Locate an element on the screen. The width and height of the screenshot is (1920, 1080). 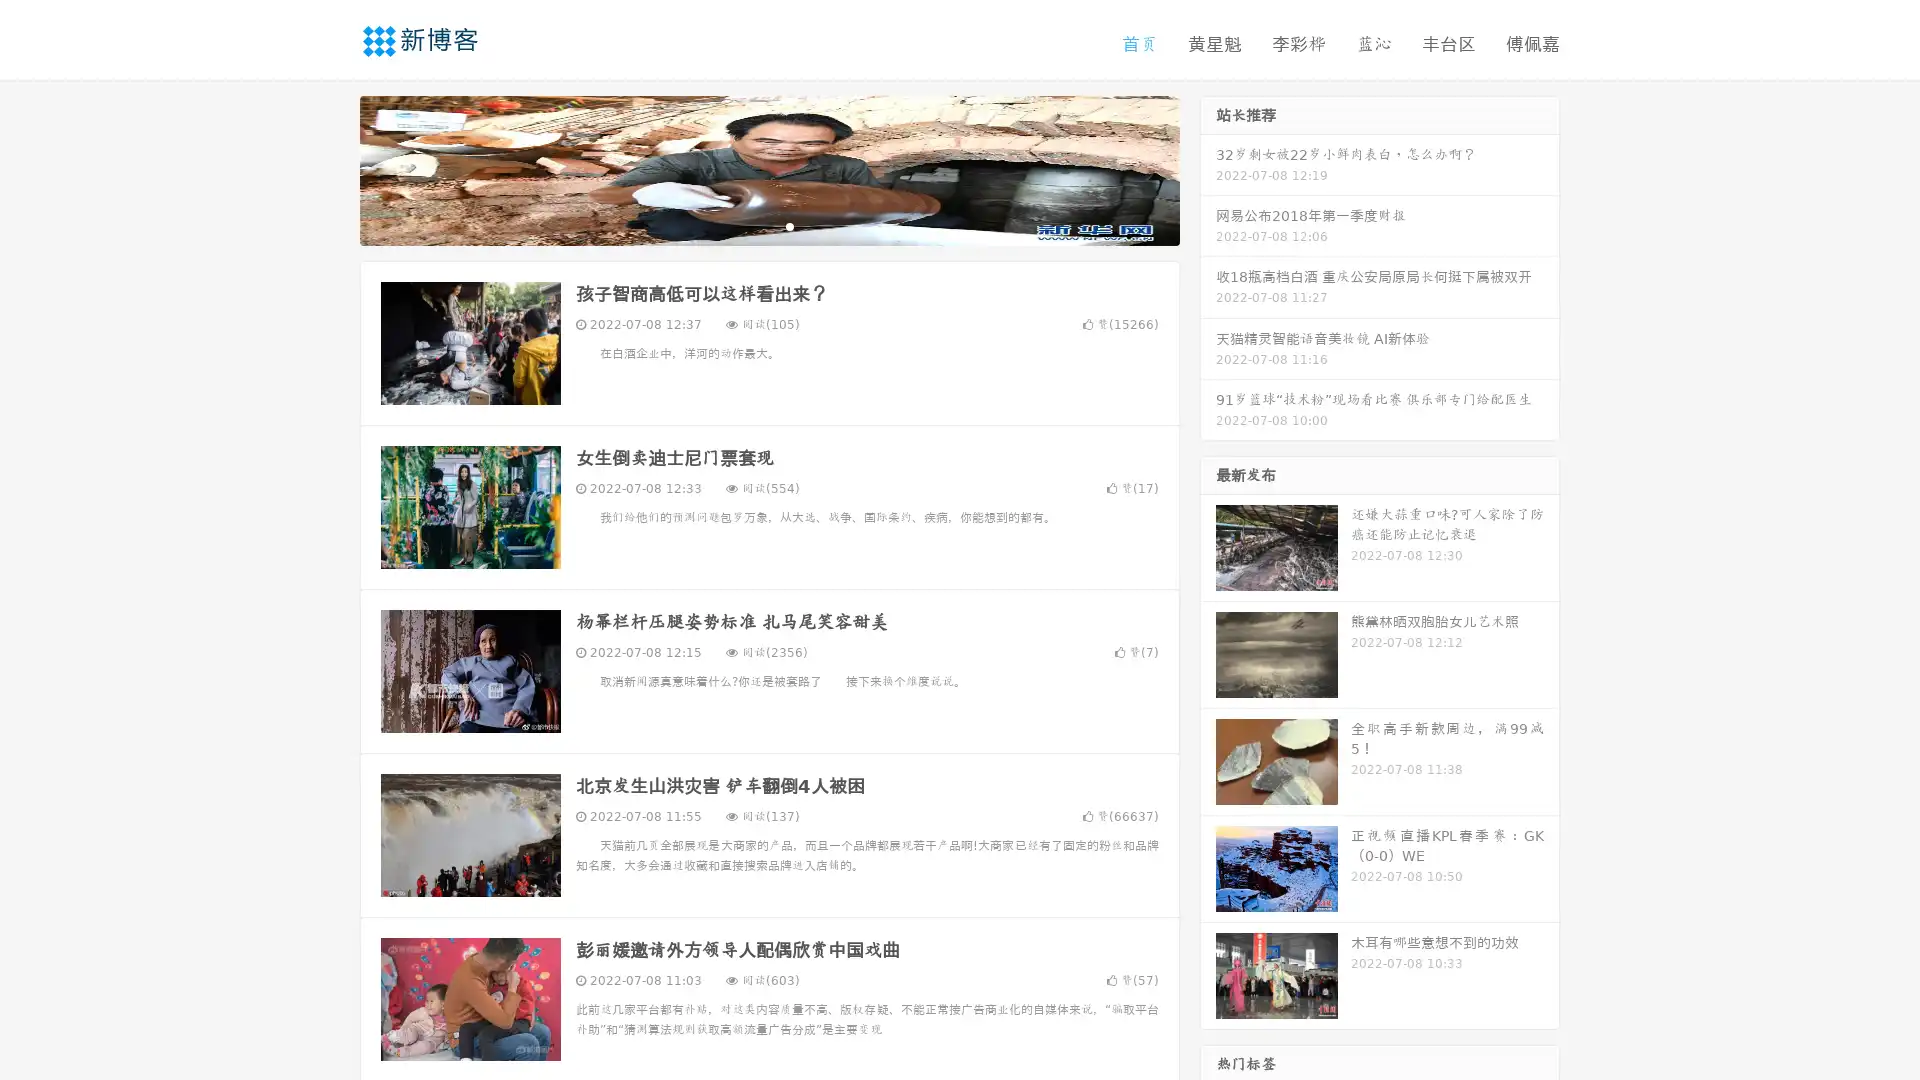
Go to slide 3 is located at coordinates (789, 225).